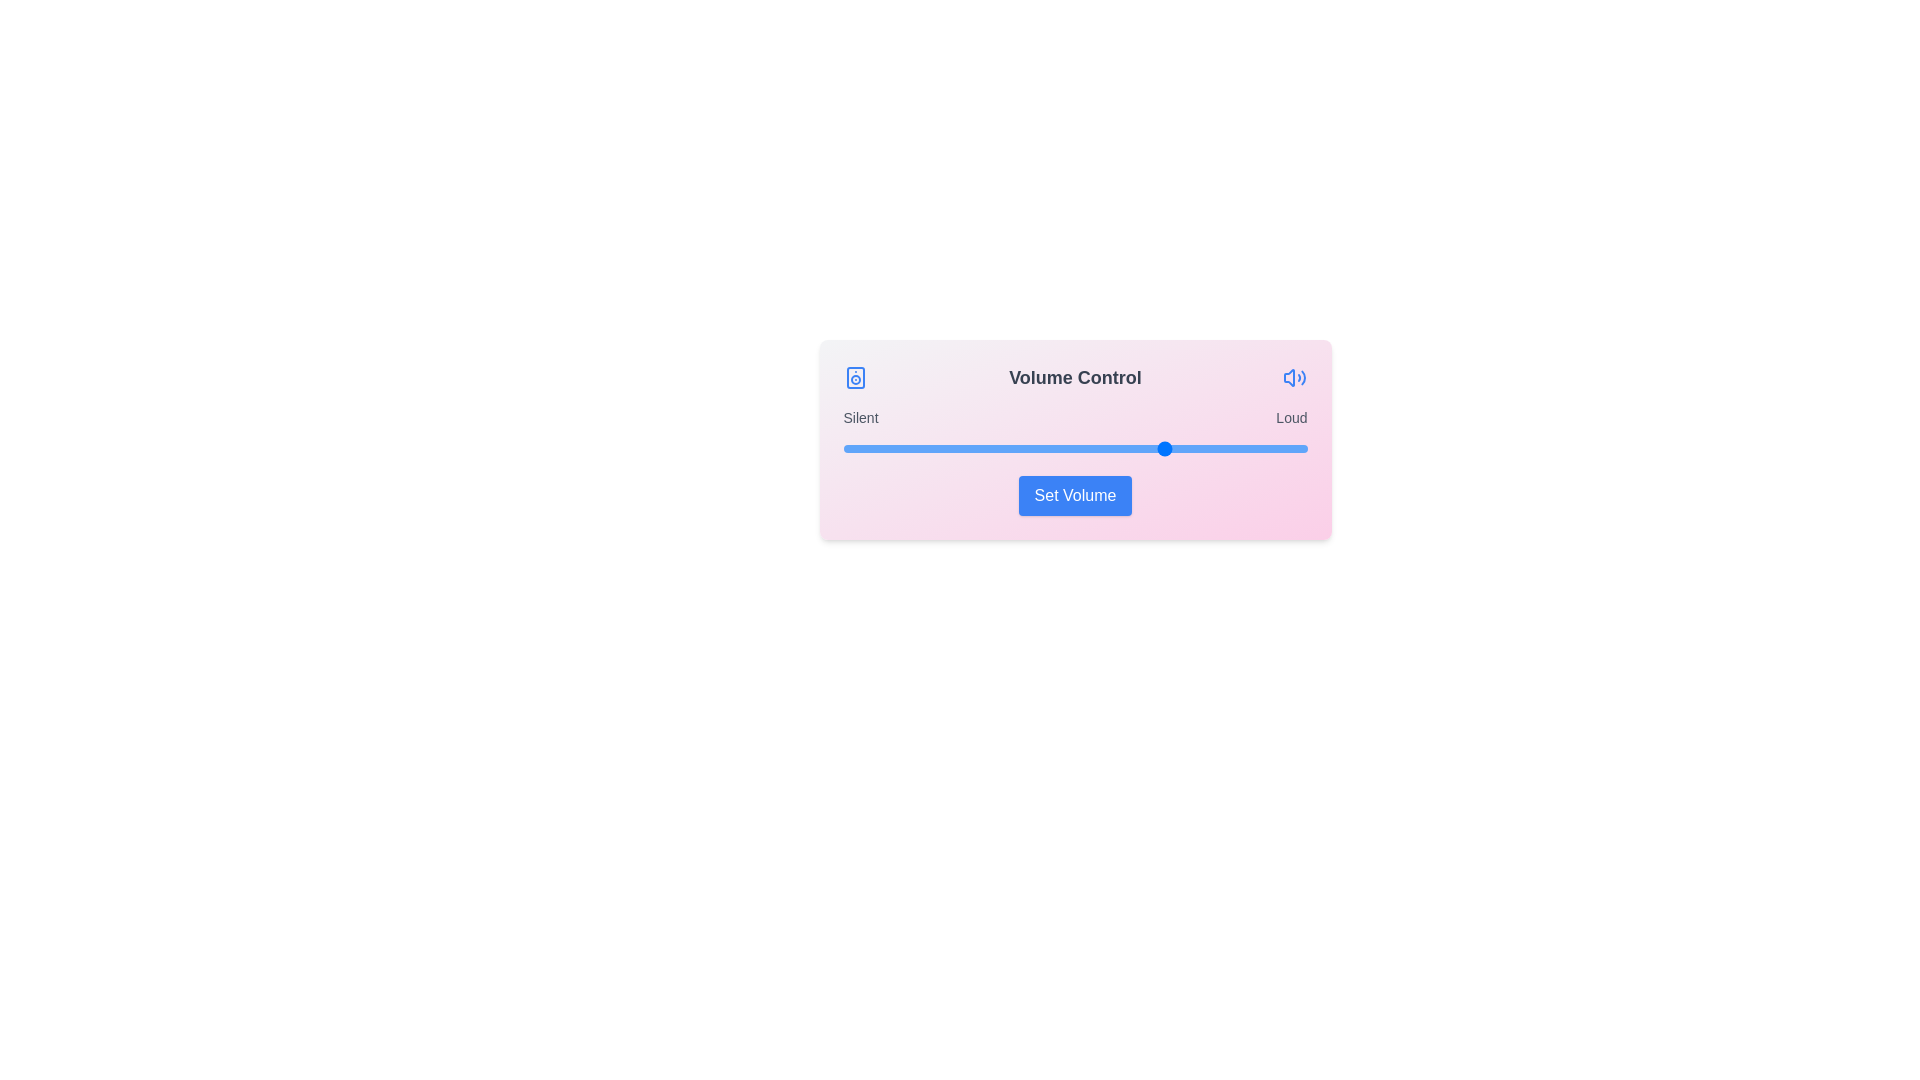 The height and width of the screenshot is (1080, 1920). I want to click on the 'Set Volume' button to confirm the volume setting, so click(1074, 495).